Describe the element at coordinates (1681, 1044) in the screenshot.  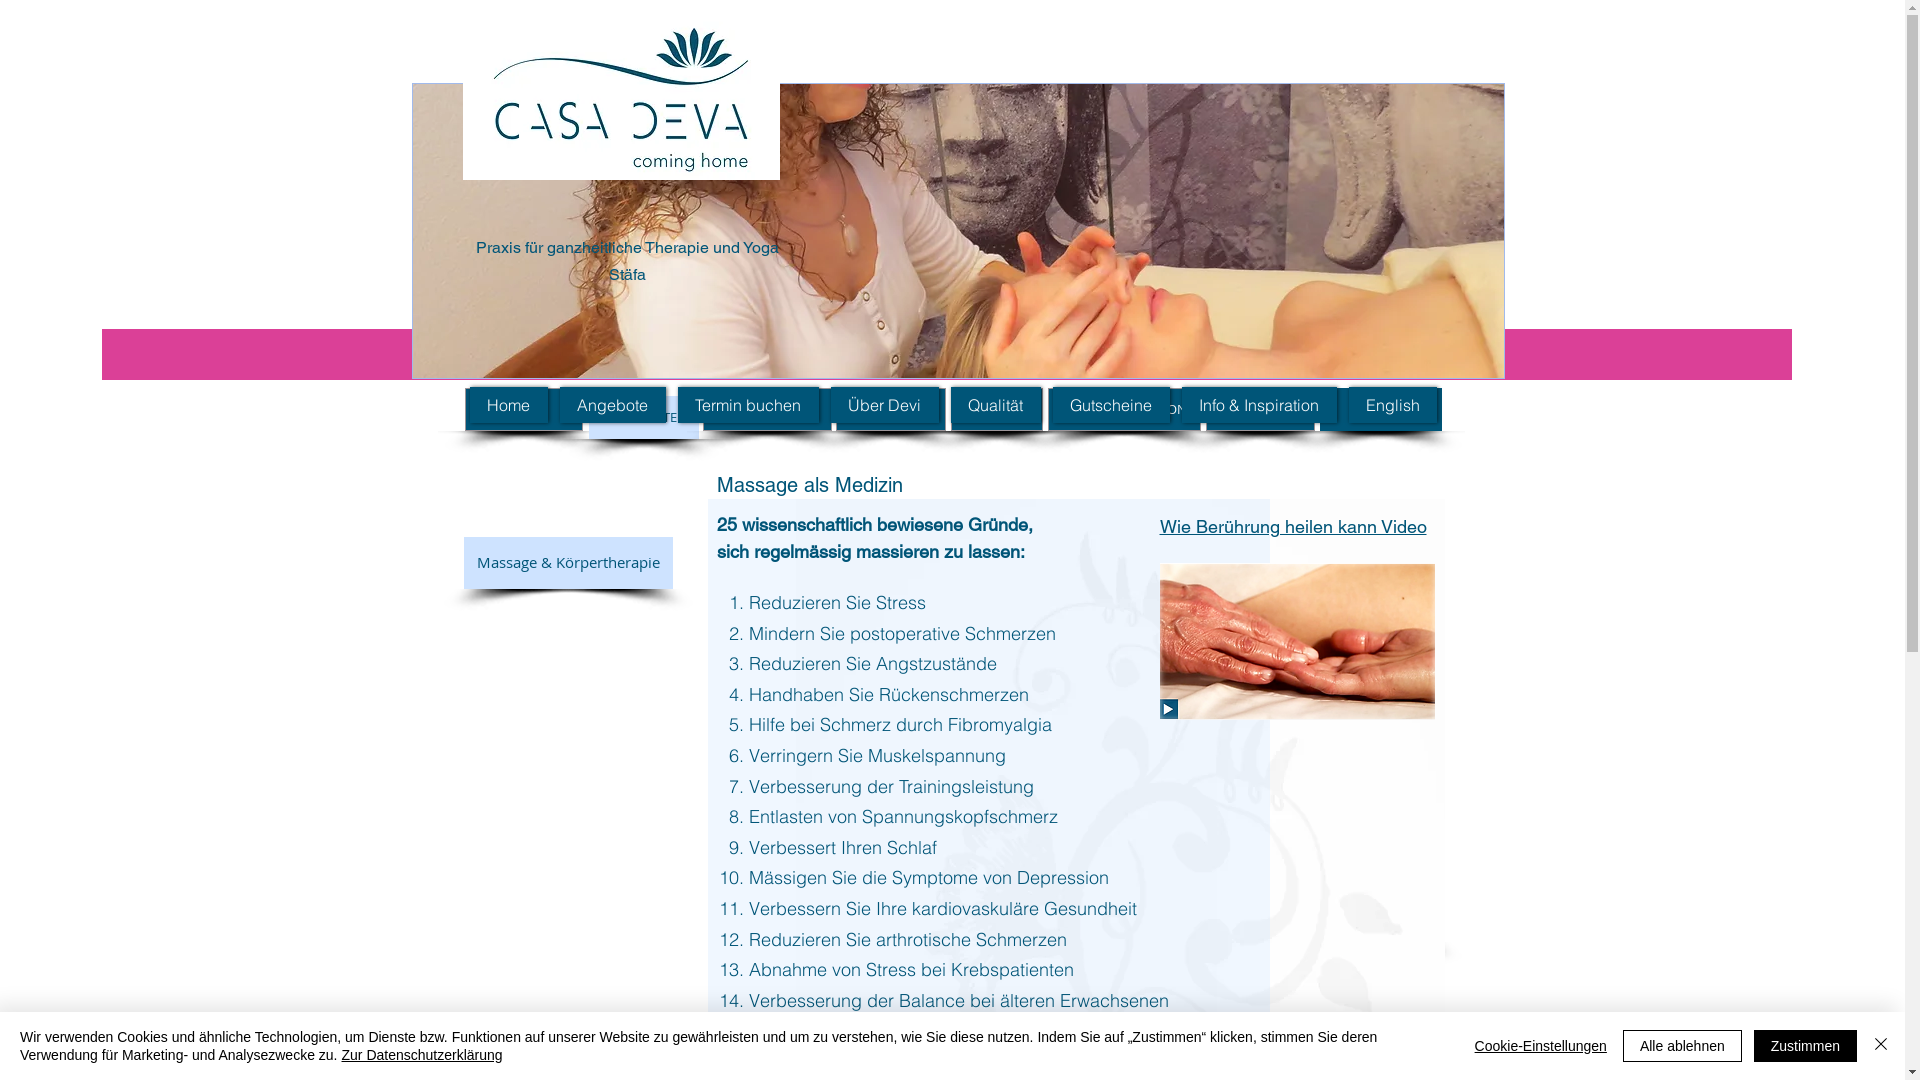
I see `'Alle ablehnen'` at that location.